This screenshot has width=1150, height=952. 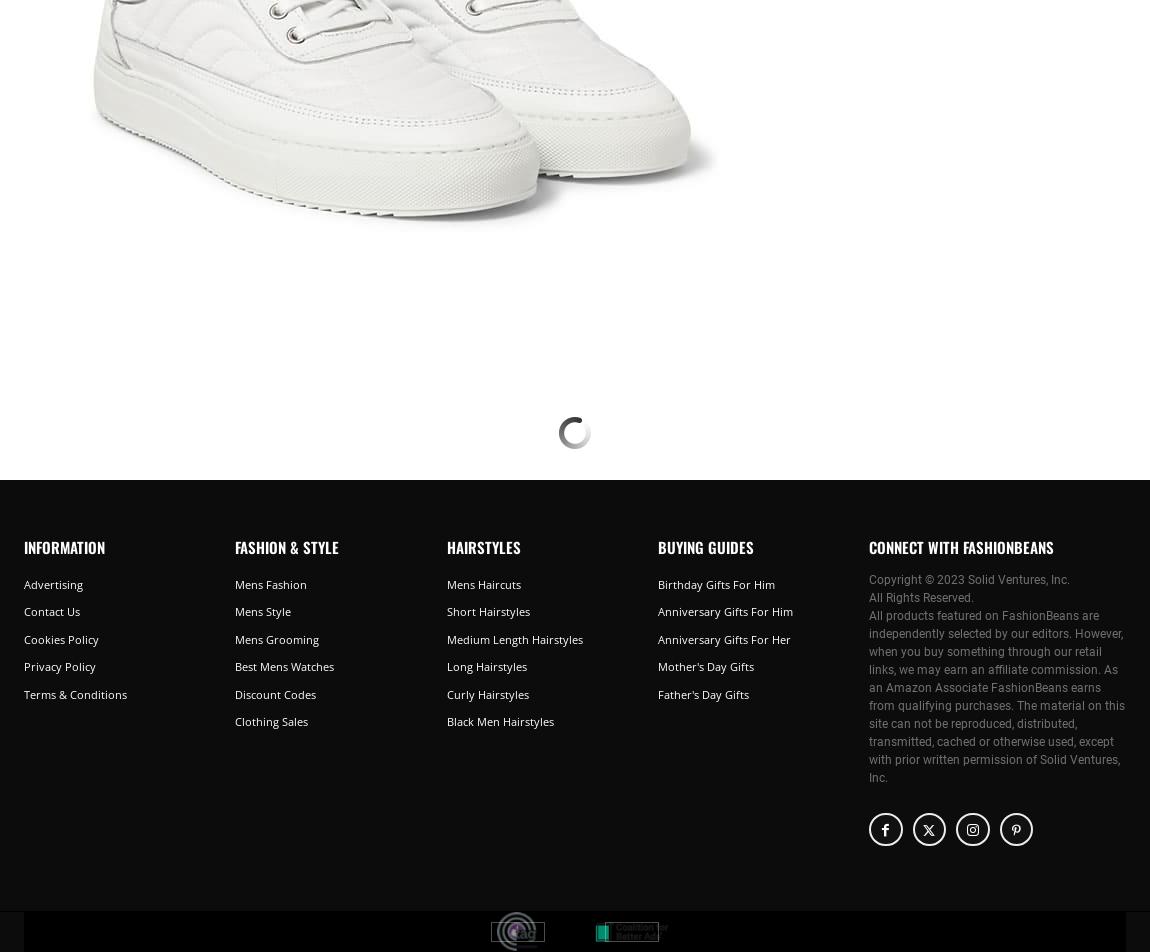 I want to click on 'BUYING GUIDES', so click(x=703, y=545).